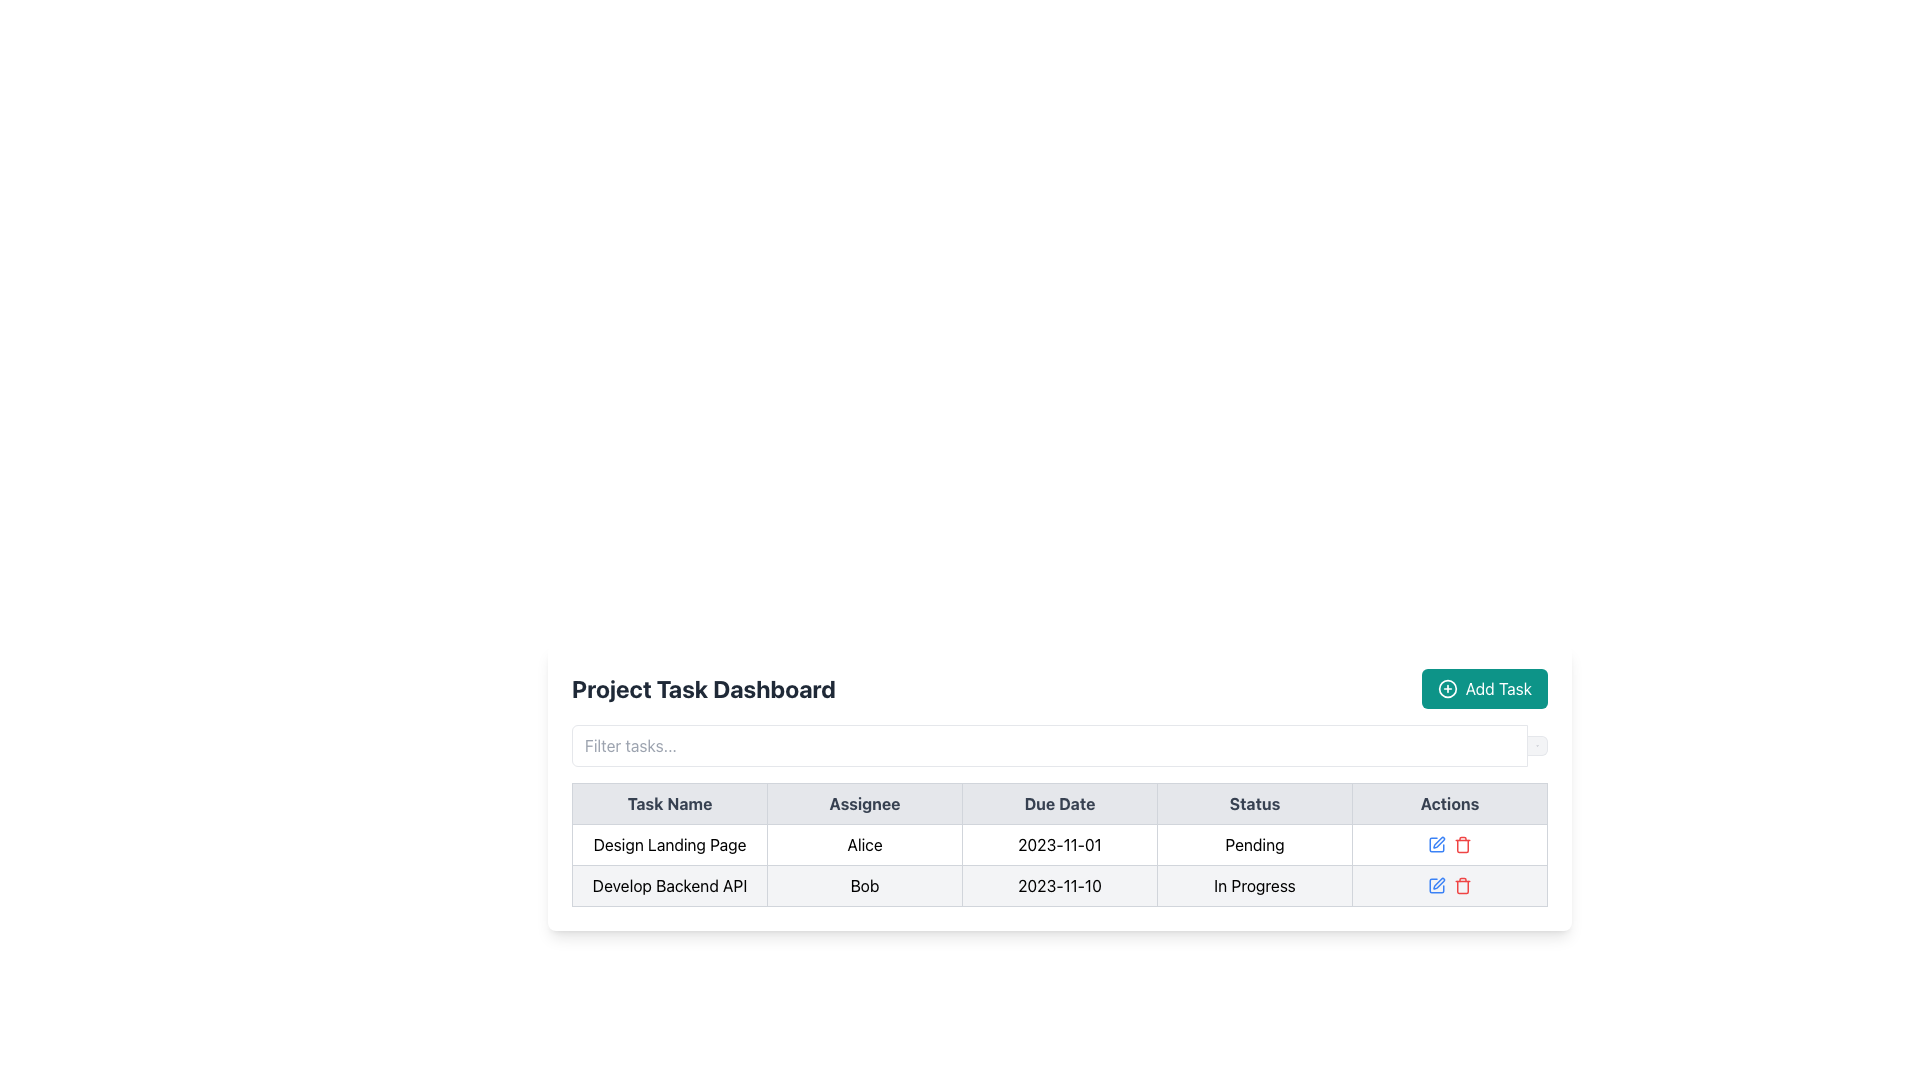  Describe the element at coordinates (1435, 844) in the screenshot. I see `the icon button resembling a square with angled corners` at that location.